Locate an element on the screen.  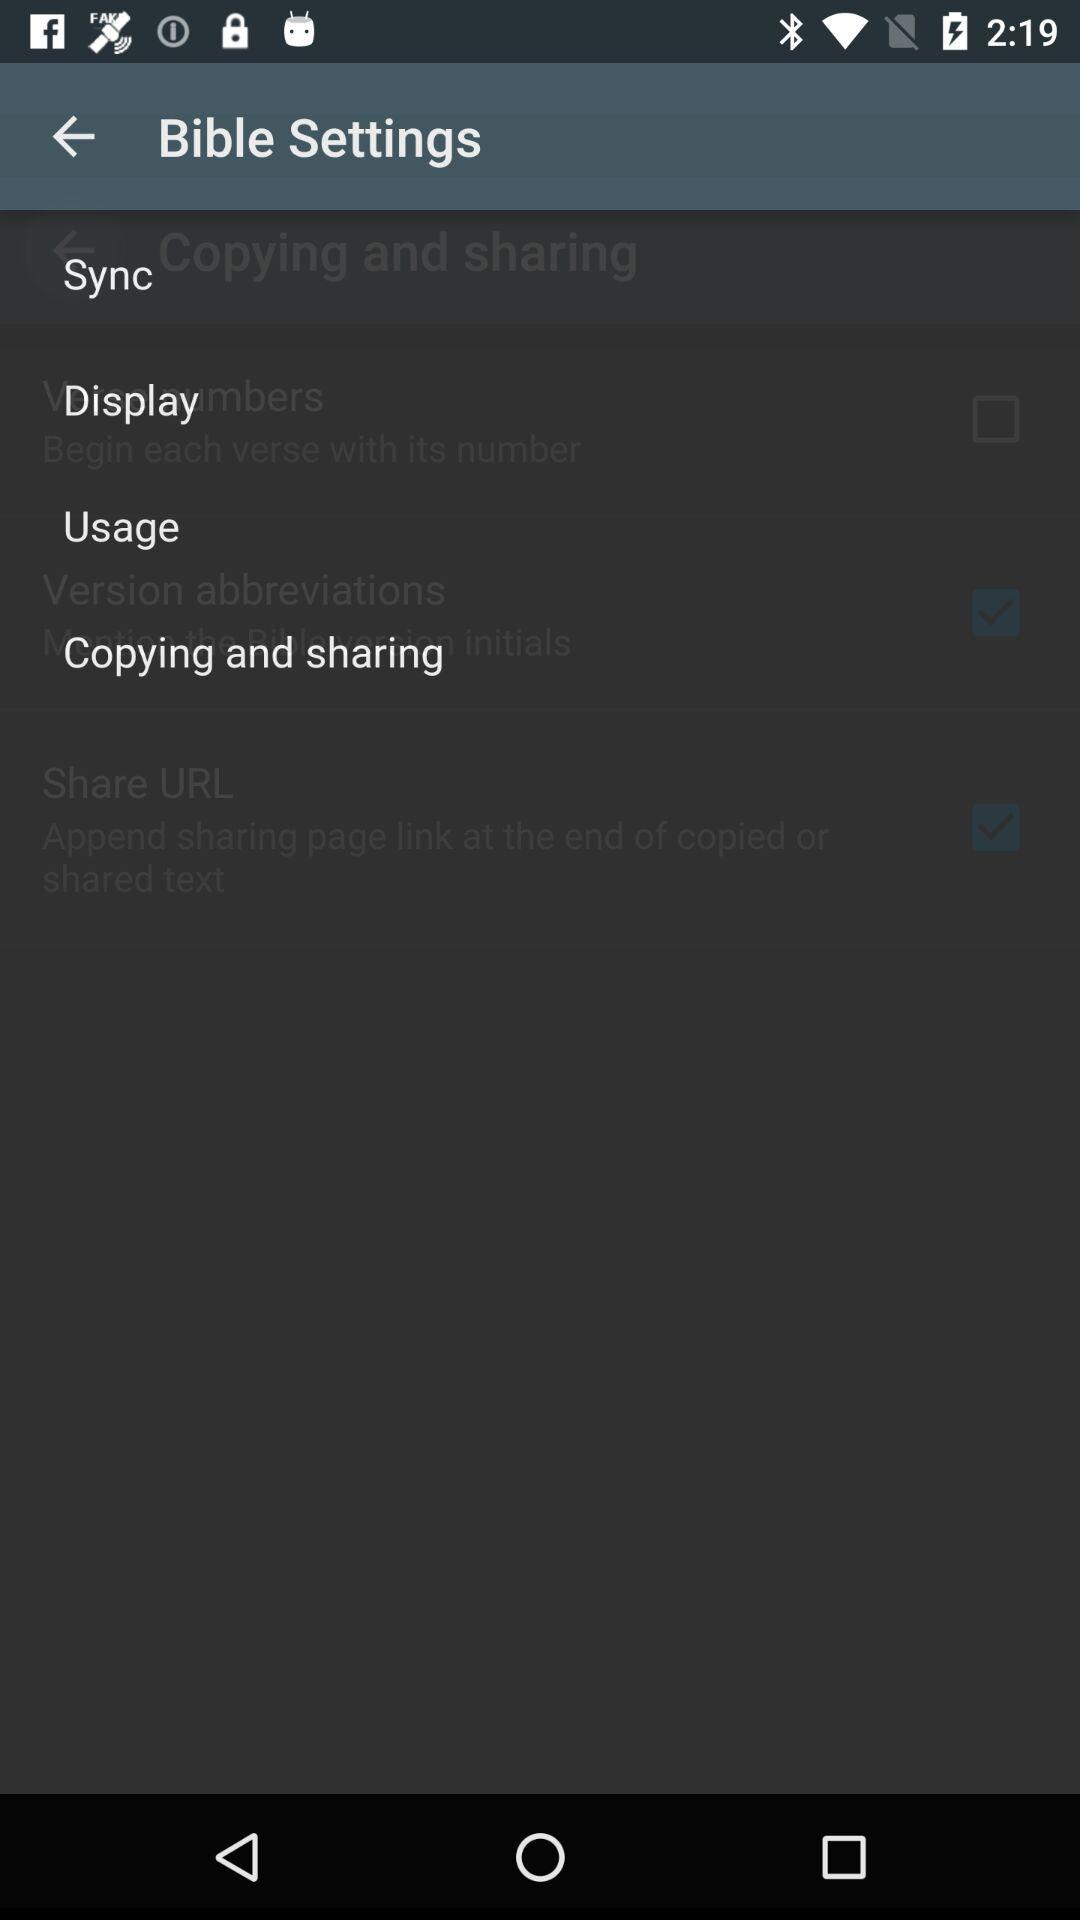
usage item is located at coordinates (121, 524).